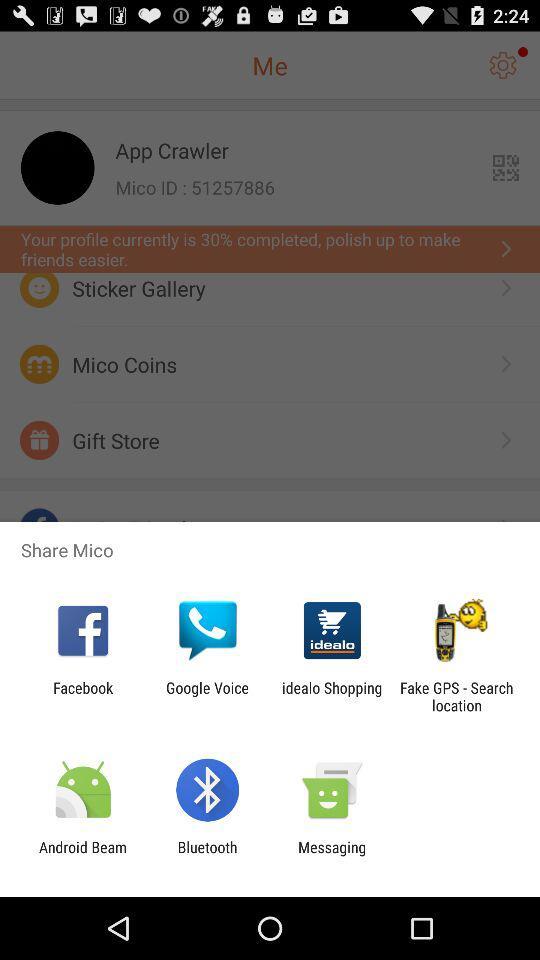 This screenshot has height=960, width=540. Describe the element at coordinates (456, 696) in the screenshot. I see `the fake gps search app` at that location.